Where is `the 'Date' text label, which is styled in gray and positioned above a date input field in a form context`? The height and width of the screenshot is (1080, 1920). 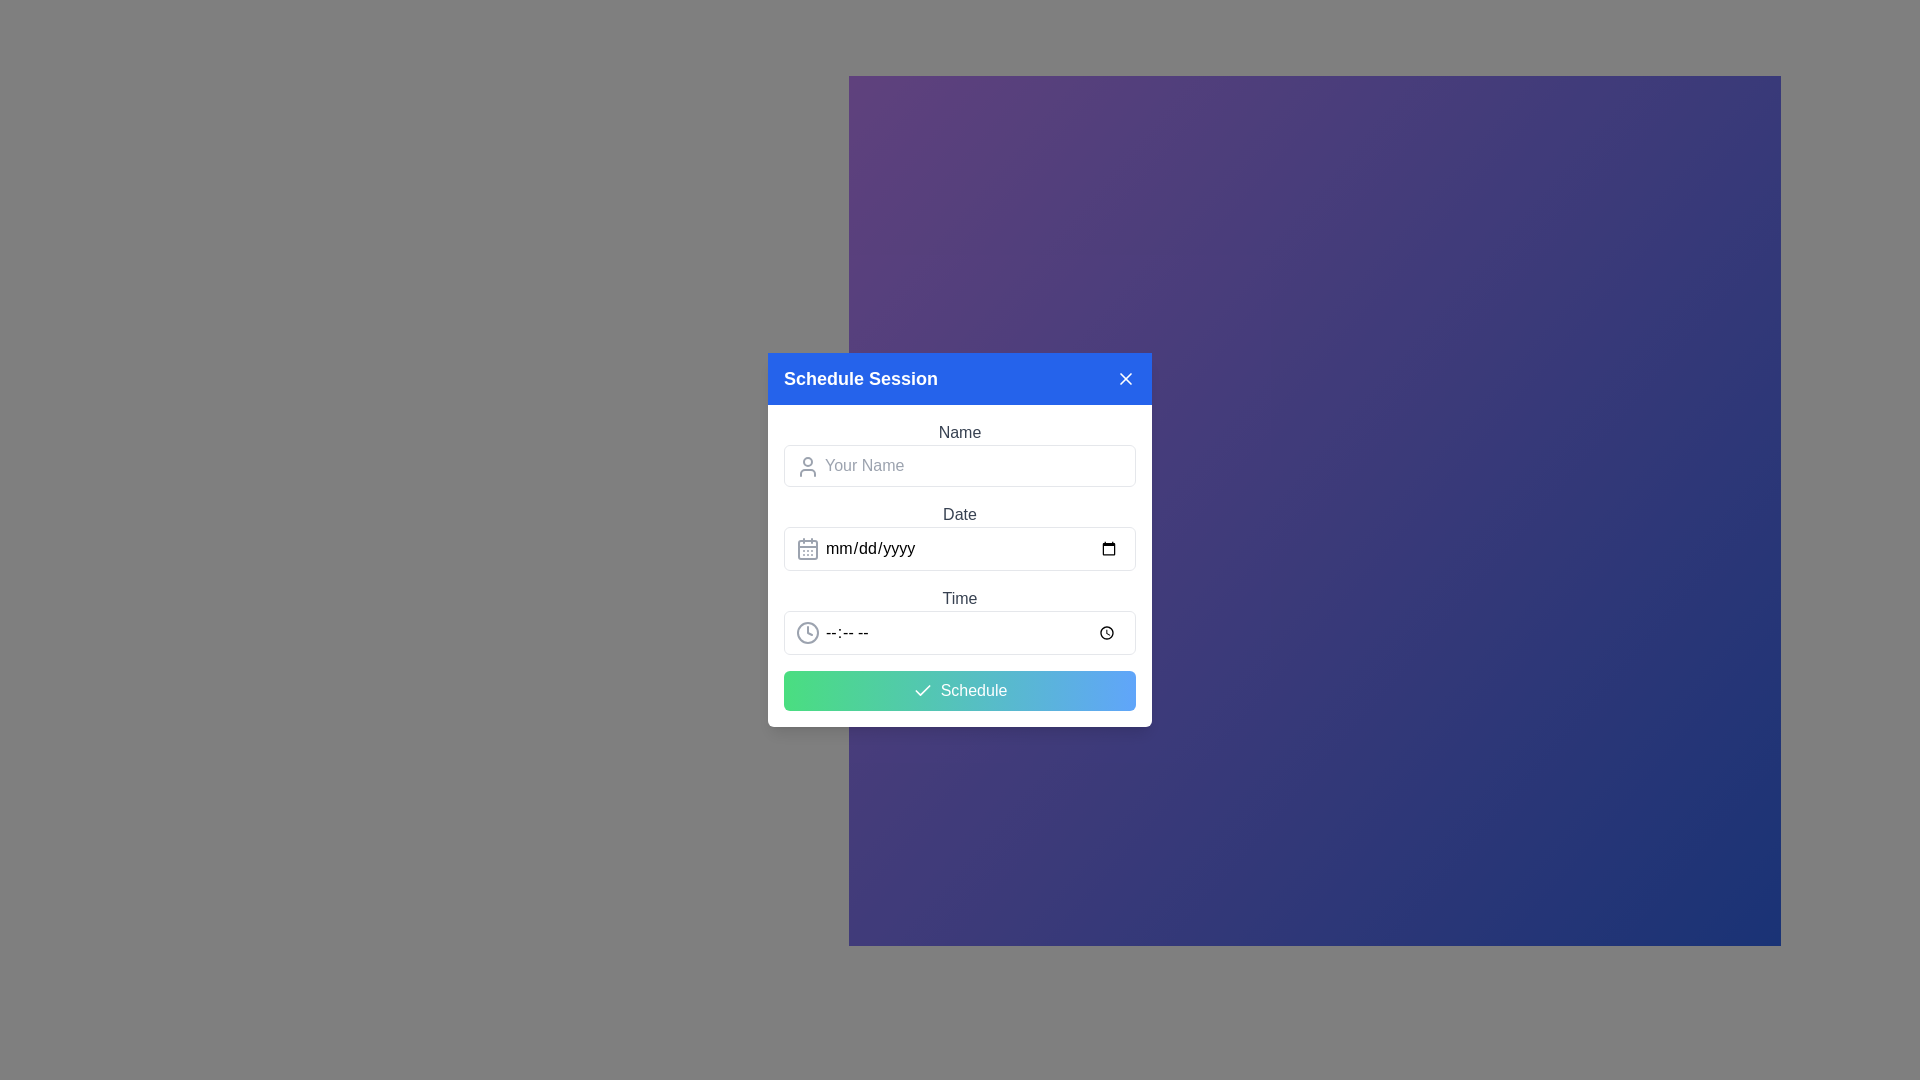 the 'Date' text label, which is styled in gray and positioned above a date input field in a form context is located at coordinates (960, 514).